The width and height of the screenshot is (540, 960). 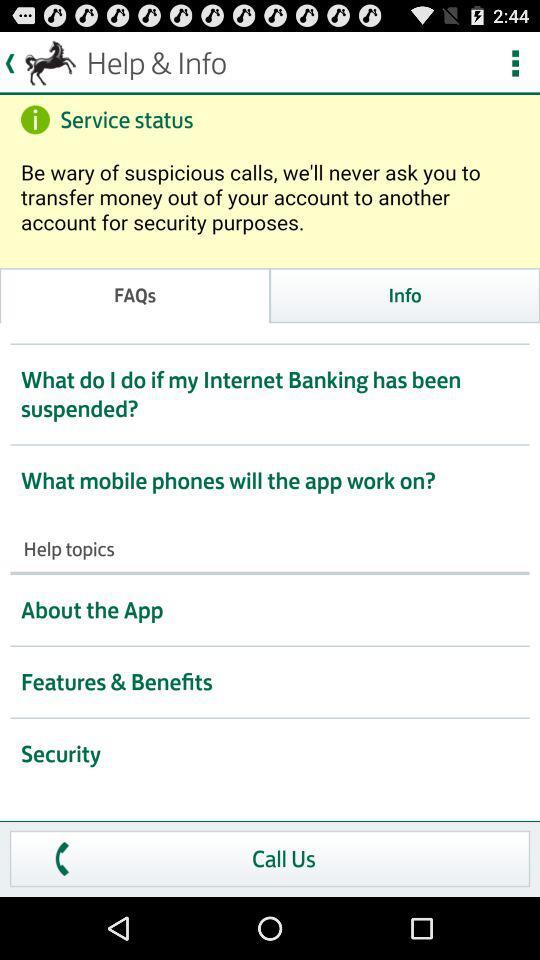 What do you see at coordinates (40, 63) in the screenshot?
I see `the icon at top right corner` at bounding box center [40, 63].